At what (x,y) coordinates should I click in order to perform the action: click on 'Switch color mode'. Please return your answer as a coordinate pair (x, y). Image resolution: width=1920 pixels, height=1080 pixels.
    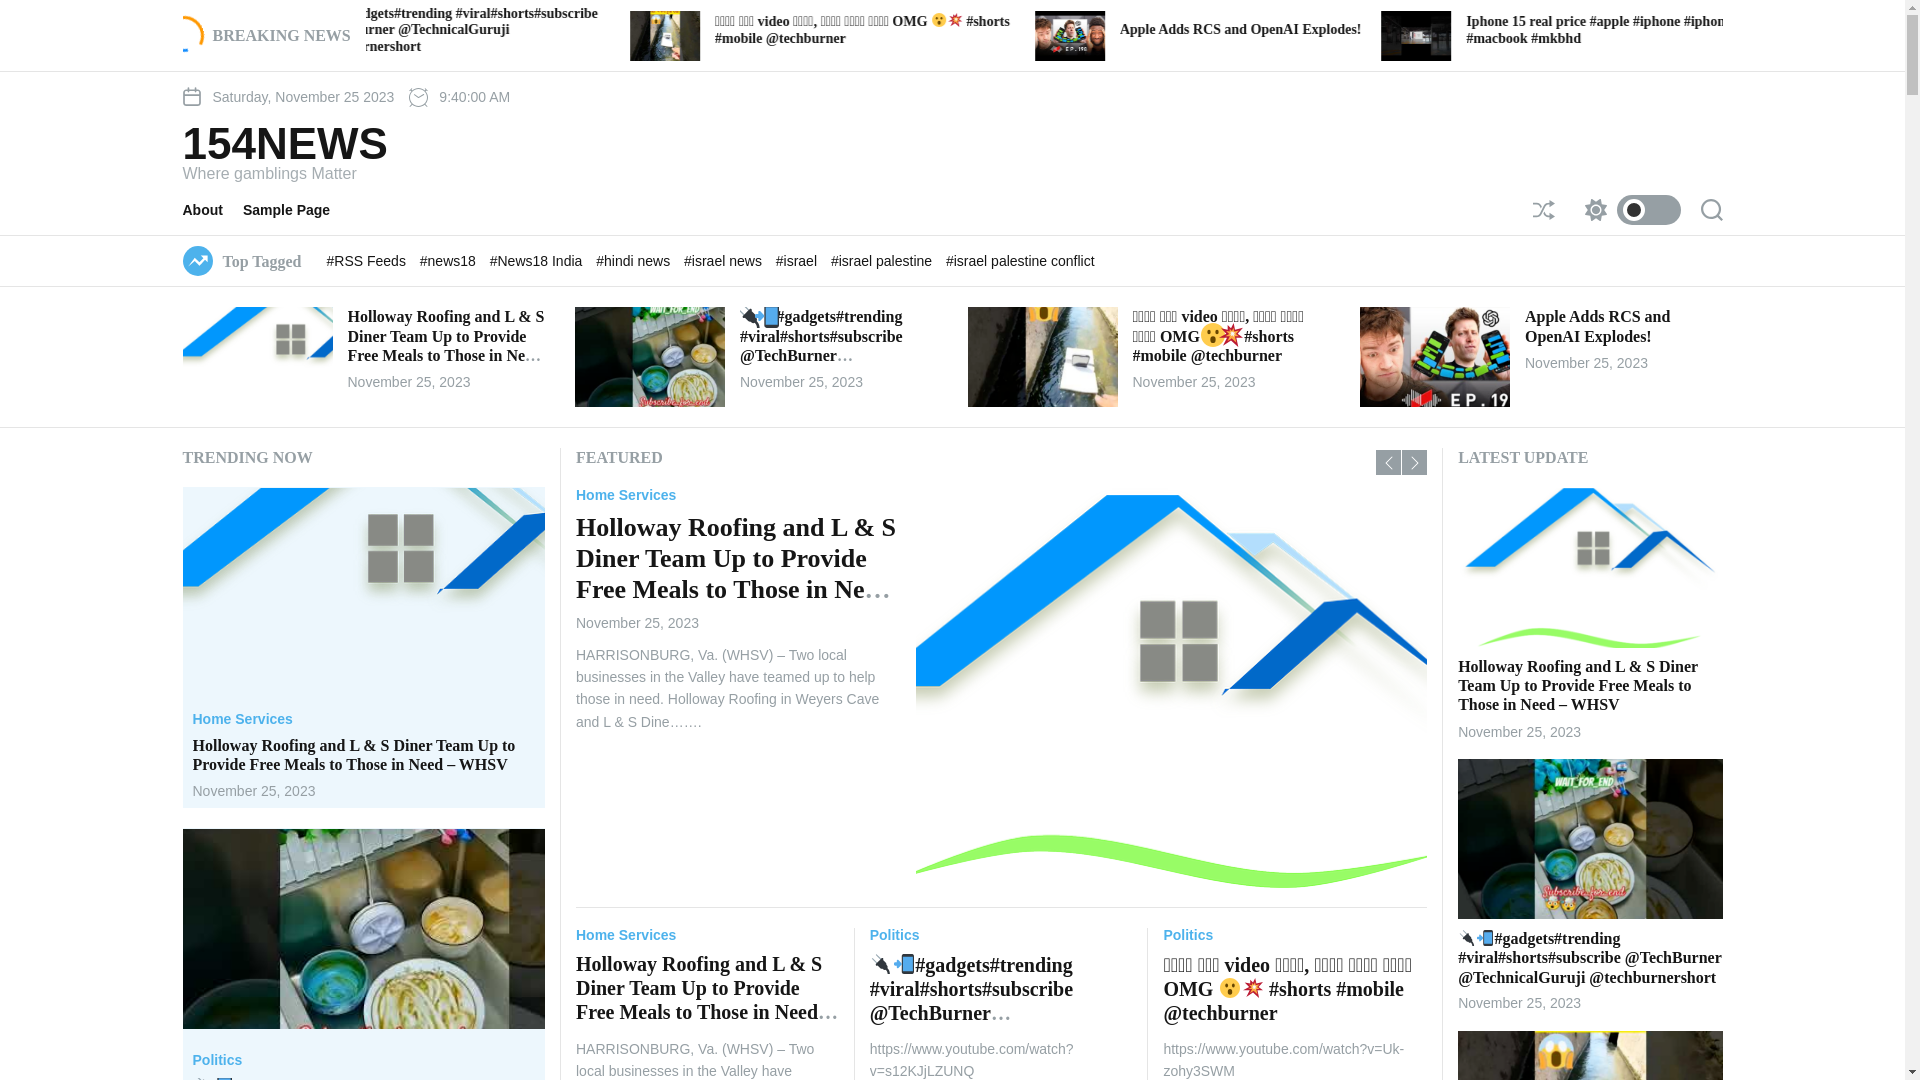
    Looking at the image, I should click on (1627, 209).